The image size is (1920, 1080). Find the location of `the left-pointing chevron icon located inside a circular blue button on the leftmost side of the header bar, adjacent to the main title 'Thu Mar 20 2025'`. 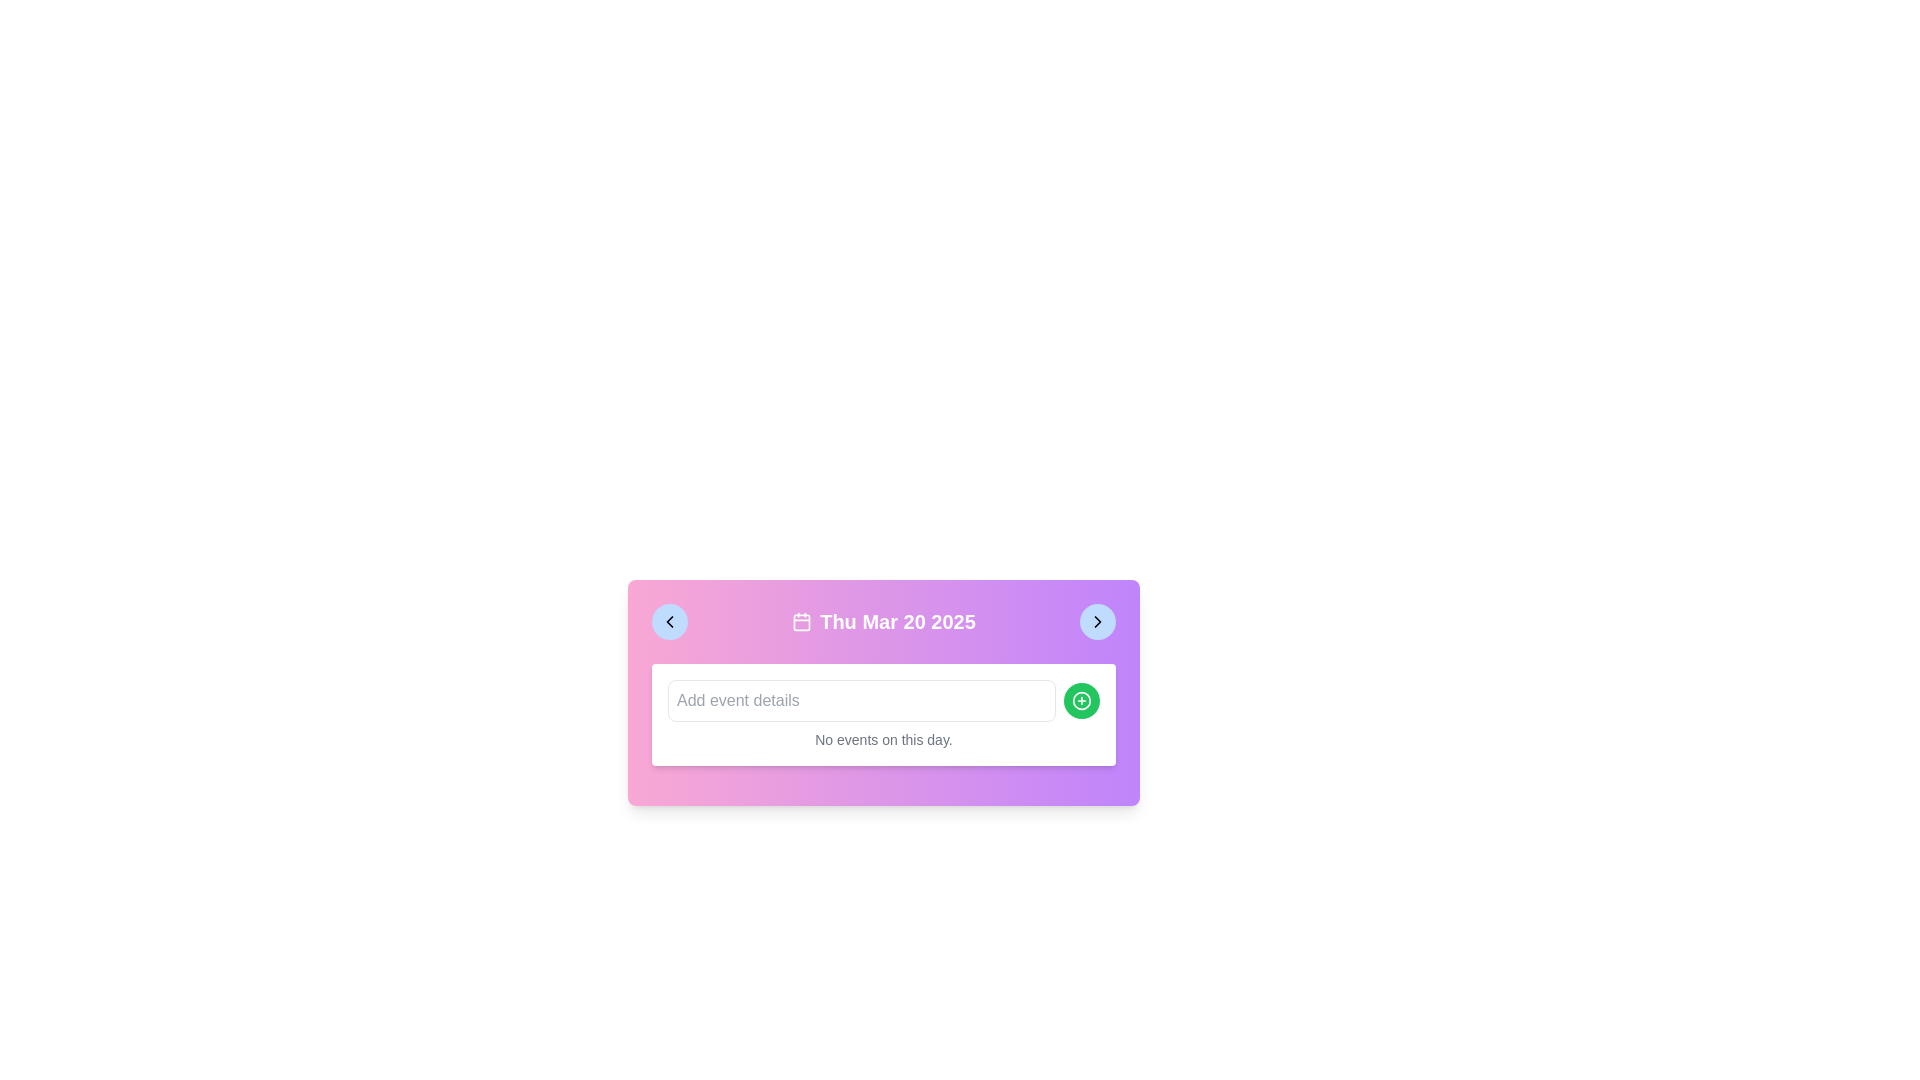

the left-pointing chevron icon located inside a circular blue button on the leftmost side of the header bar, adjacent to the main title 'Thu Mar 20 2025' is located at coordinates (670, 620).